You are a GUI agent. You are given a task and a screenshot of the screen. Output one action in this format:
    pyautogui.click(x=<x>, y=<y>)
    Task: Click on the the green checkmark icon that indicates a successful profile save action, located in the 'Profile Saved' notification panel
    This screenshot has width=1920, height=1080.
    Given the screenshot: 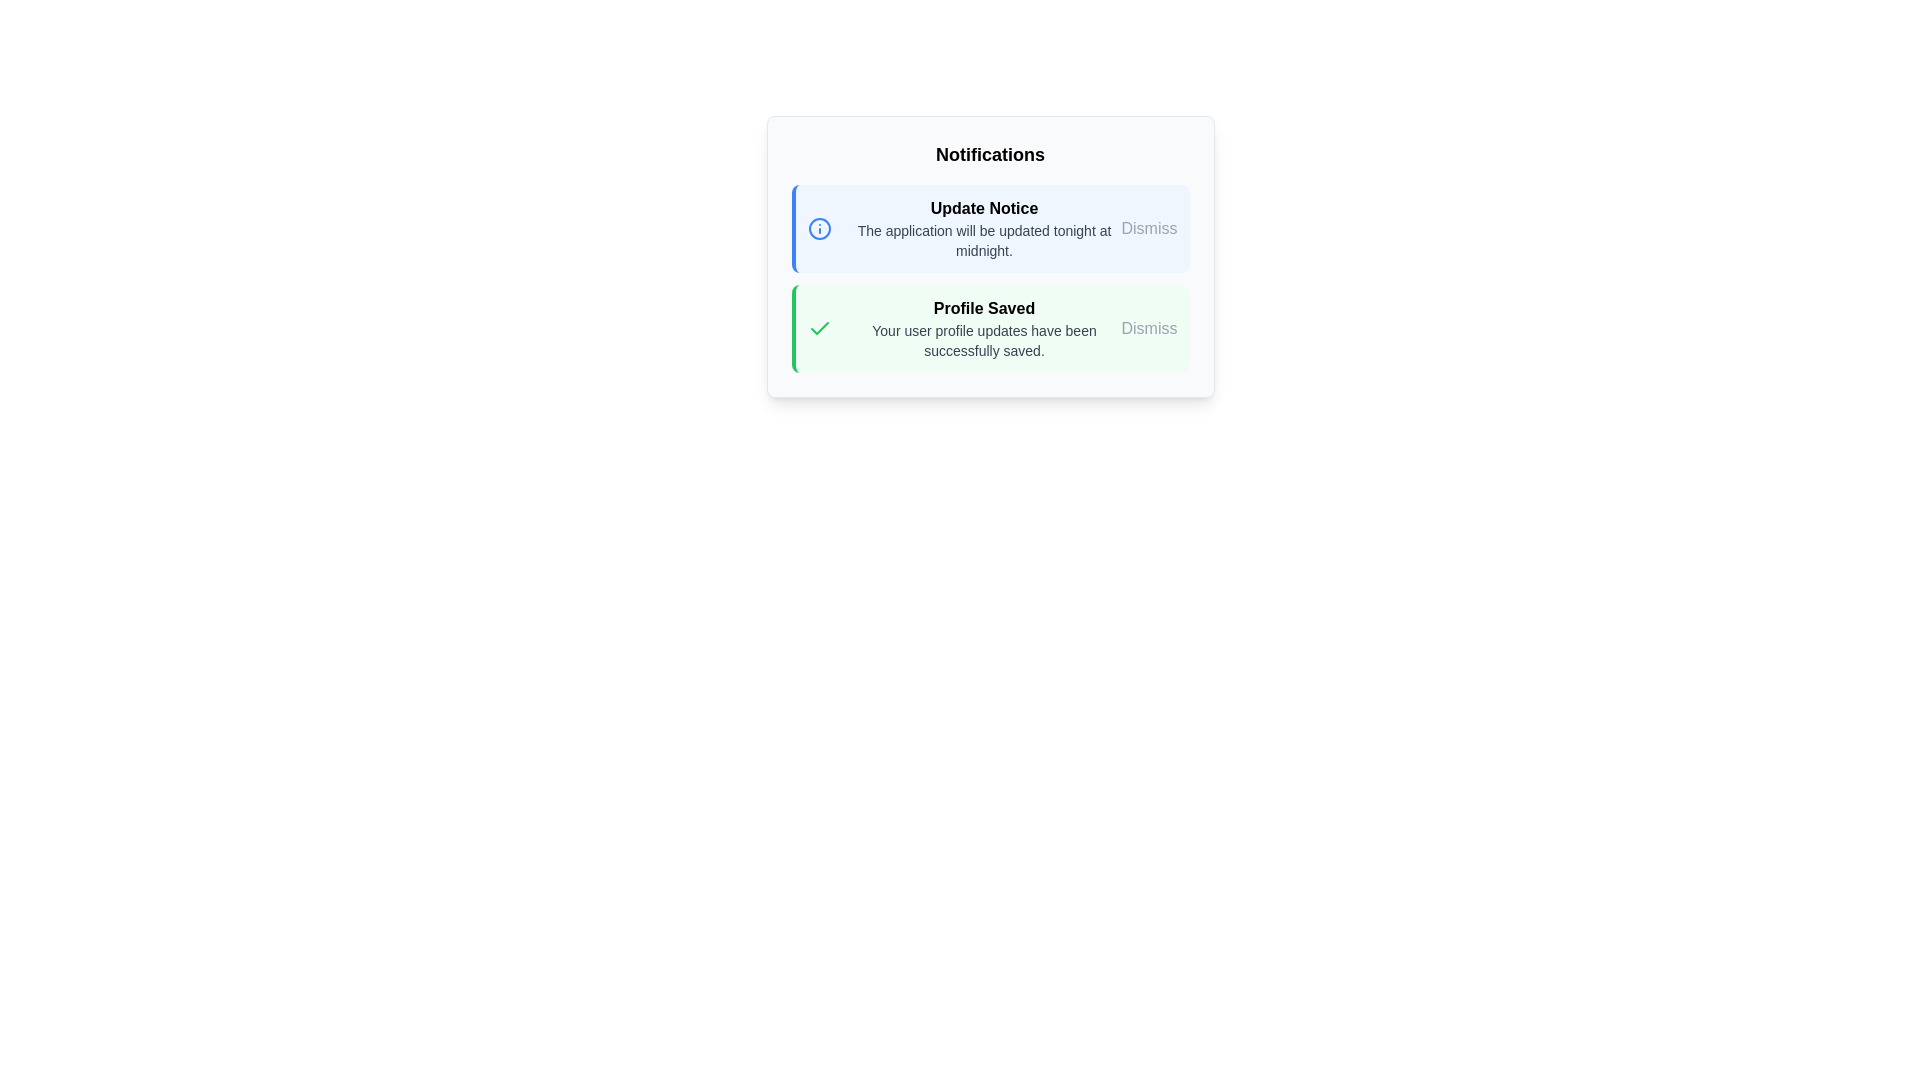 What is the action you would take?
    pyautogui.click(x=819, y=327)
    